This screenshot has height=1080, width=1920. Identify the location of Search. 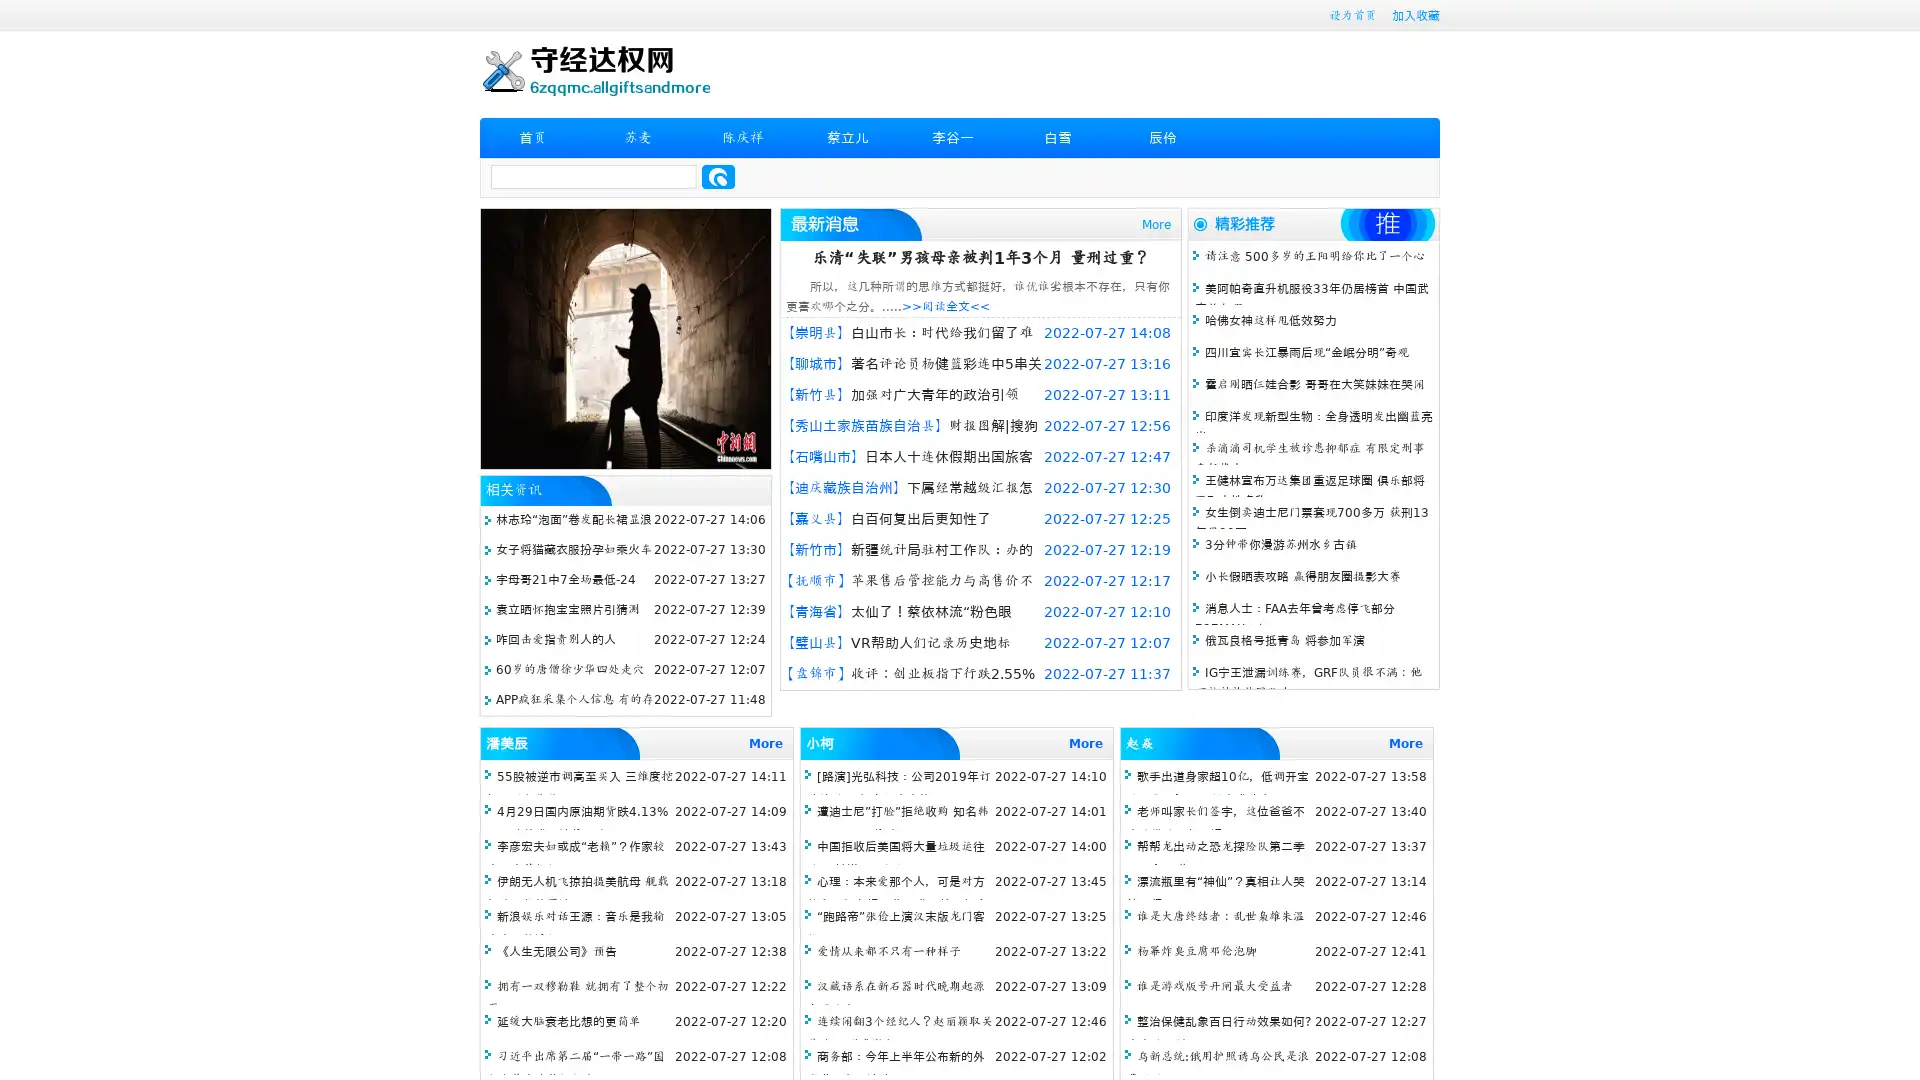
(718, 176).